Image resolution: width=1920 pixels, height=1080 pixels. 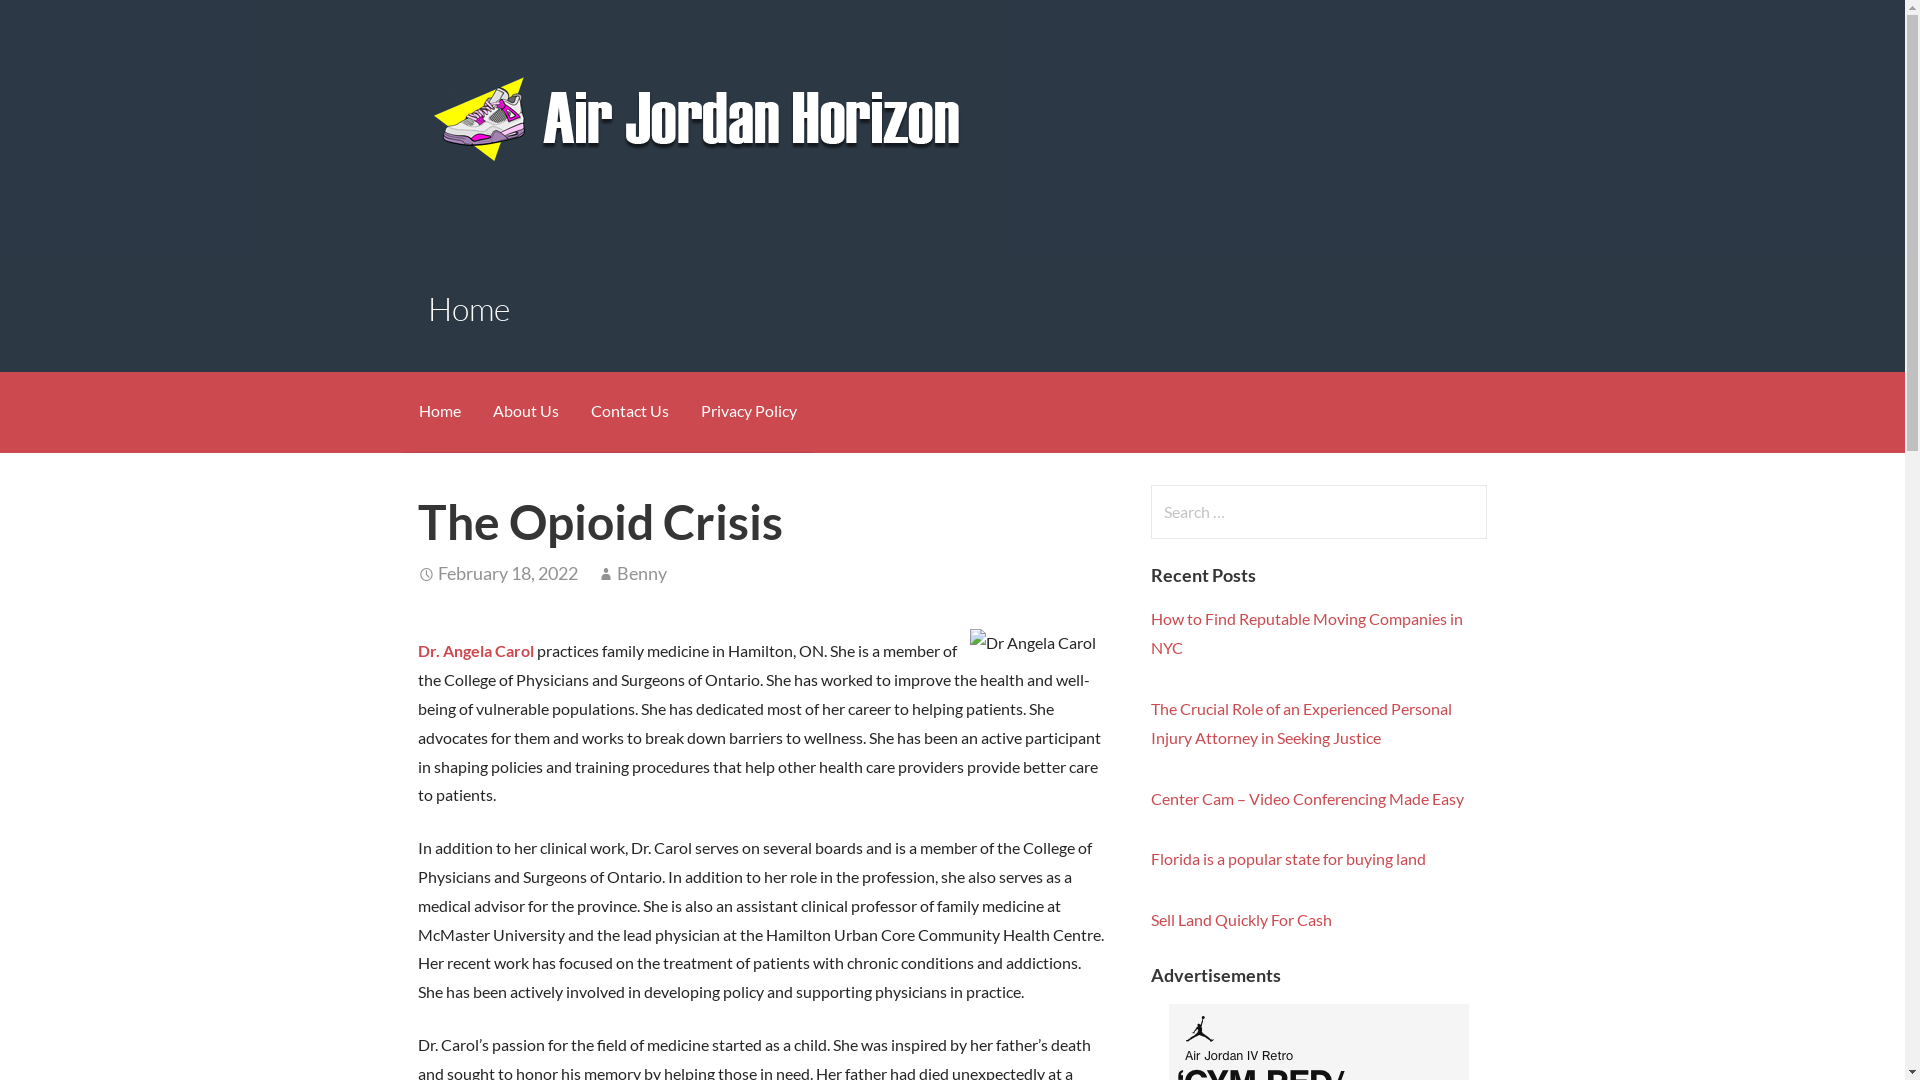 What do you see at coordinates (627, 411) in the screenshot?
I see `'Contact Us'` at bounding box center [627, 411].